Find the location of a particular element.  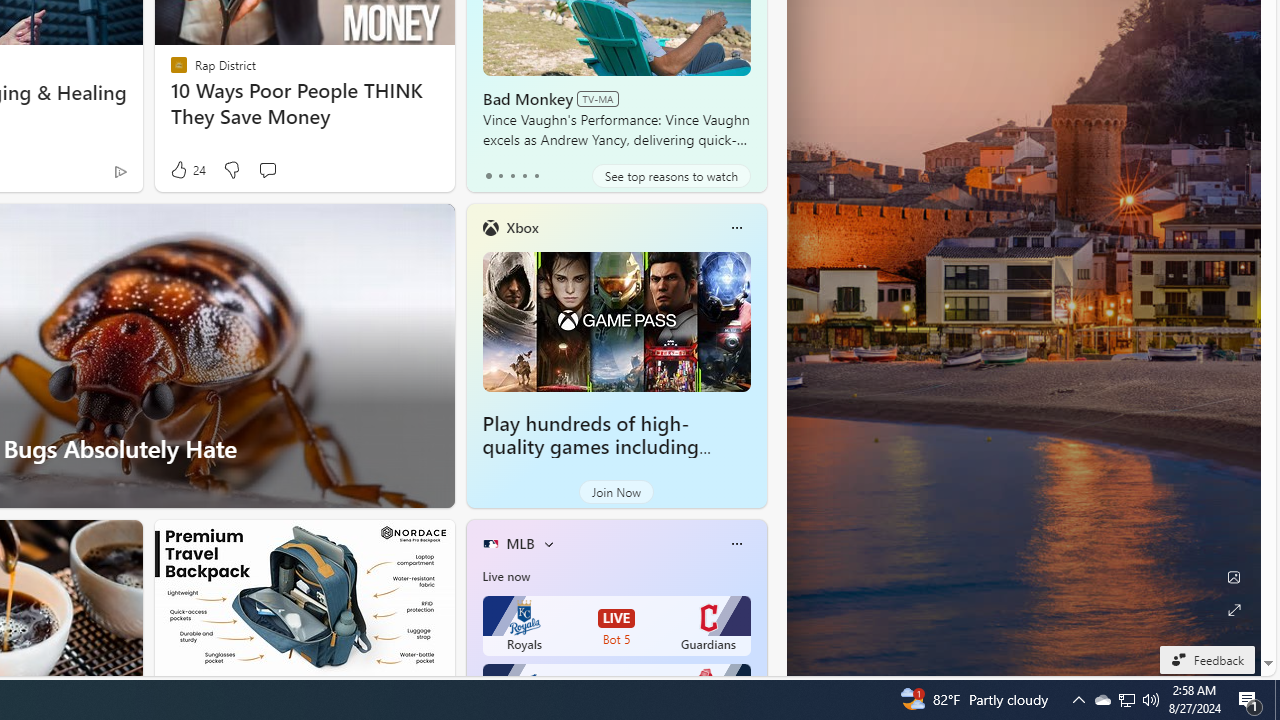

'tab-3' is located at coordinates (524, 175).